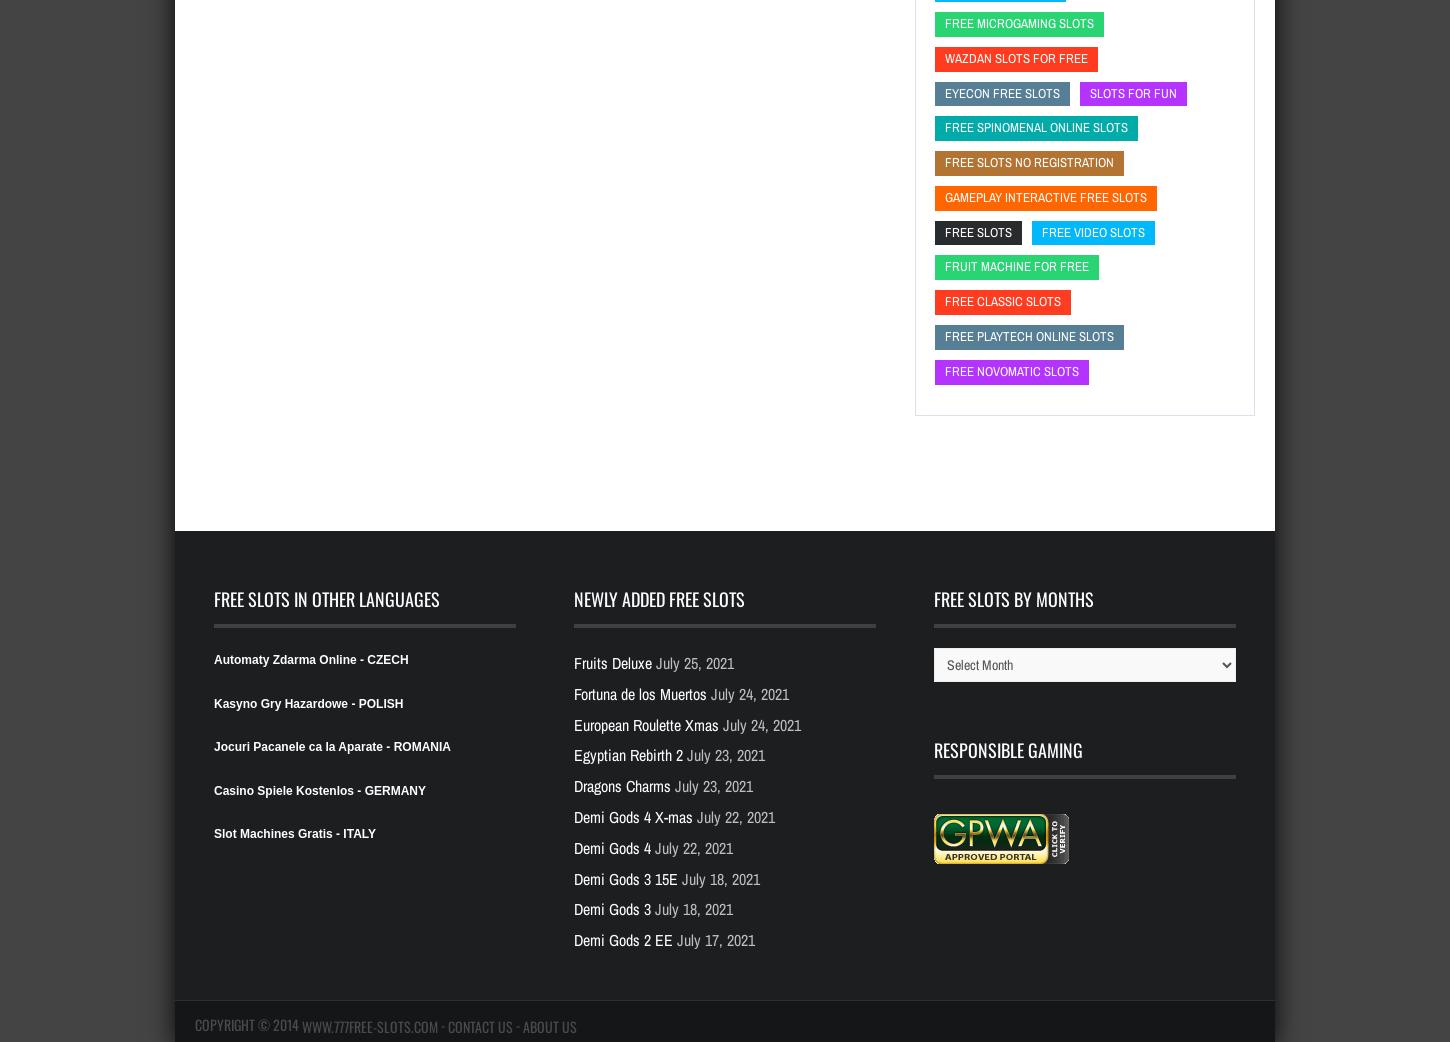  Describe the element at coordinates (1011, 369) in the screenshot. I see `'free novomatic slots'` at that location.